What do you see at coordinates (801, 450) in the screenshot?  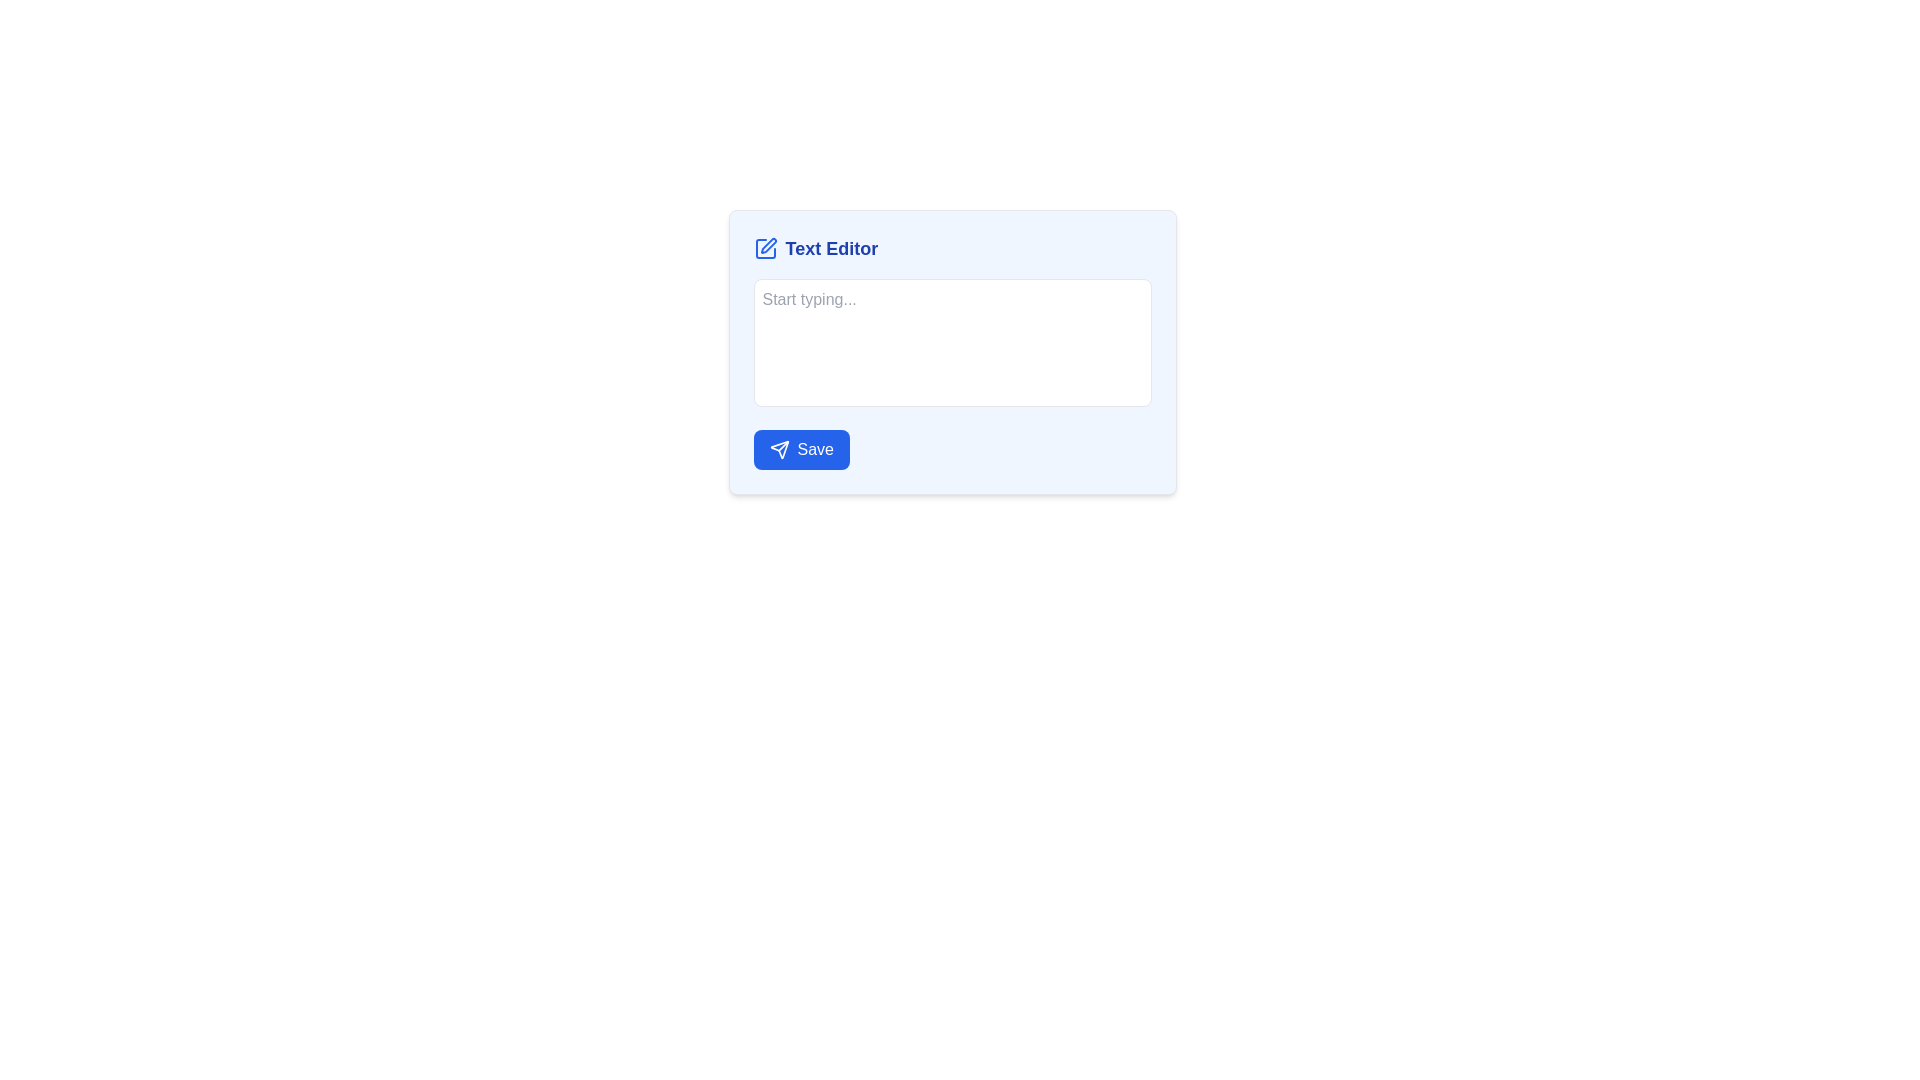 I see `the save button located at the bottom-left corner of the content card` at bounding box center [801, 450].